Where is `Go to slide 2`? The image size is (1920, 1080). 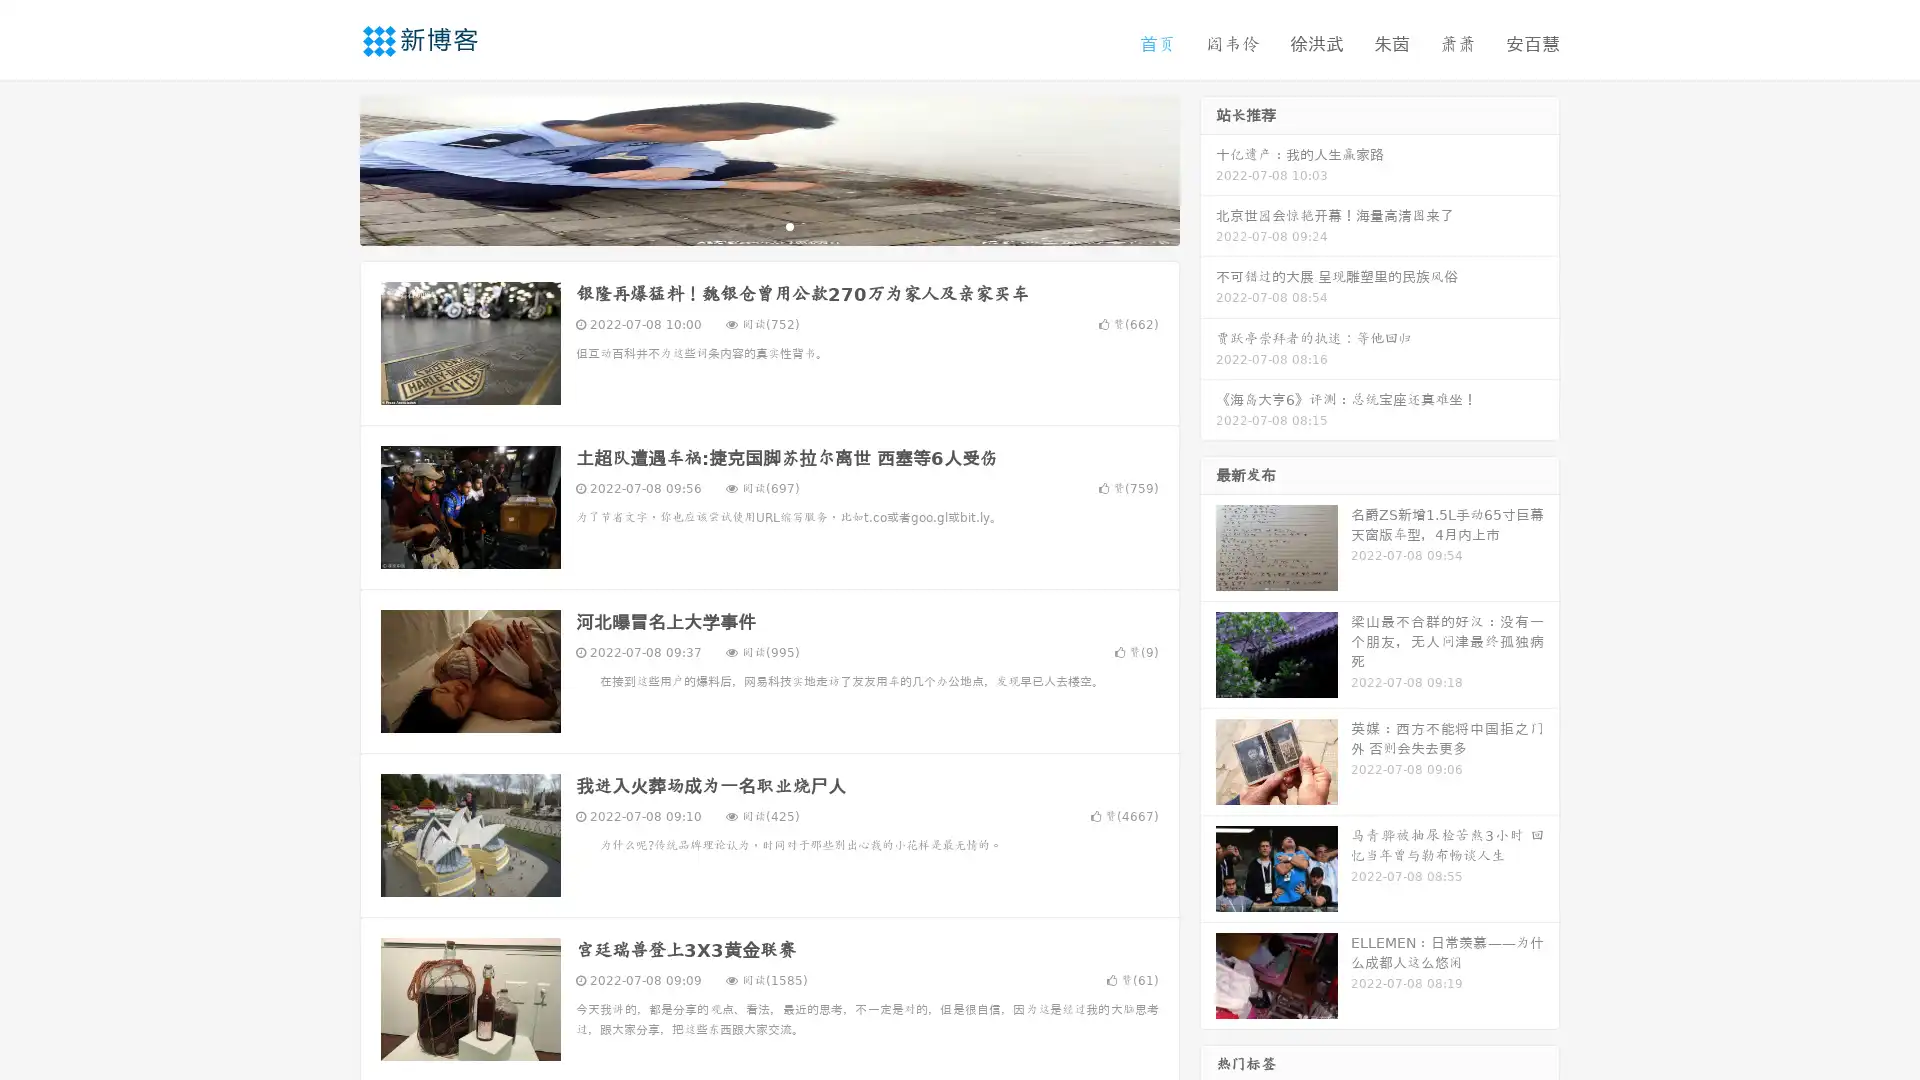
Go to slide 2 is located at coordinates (768, 225).